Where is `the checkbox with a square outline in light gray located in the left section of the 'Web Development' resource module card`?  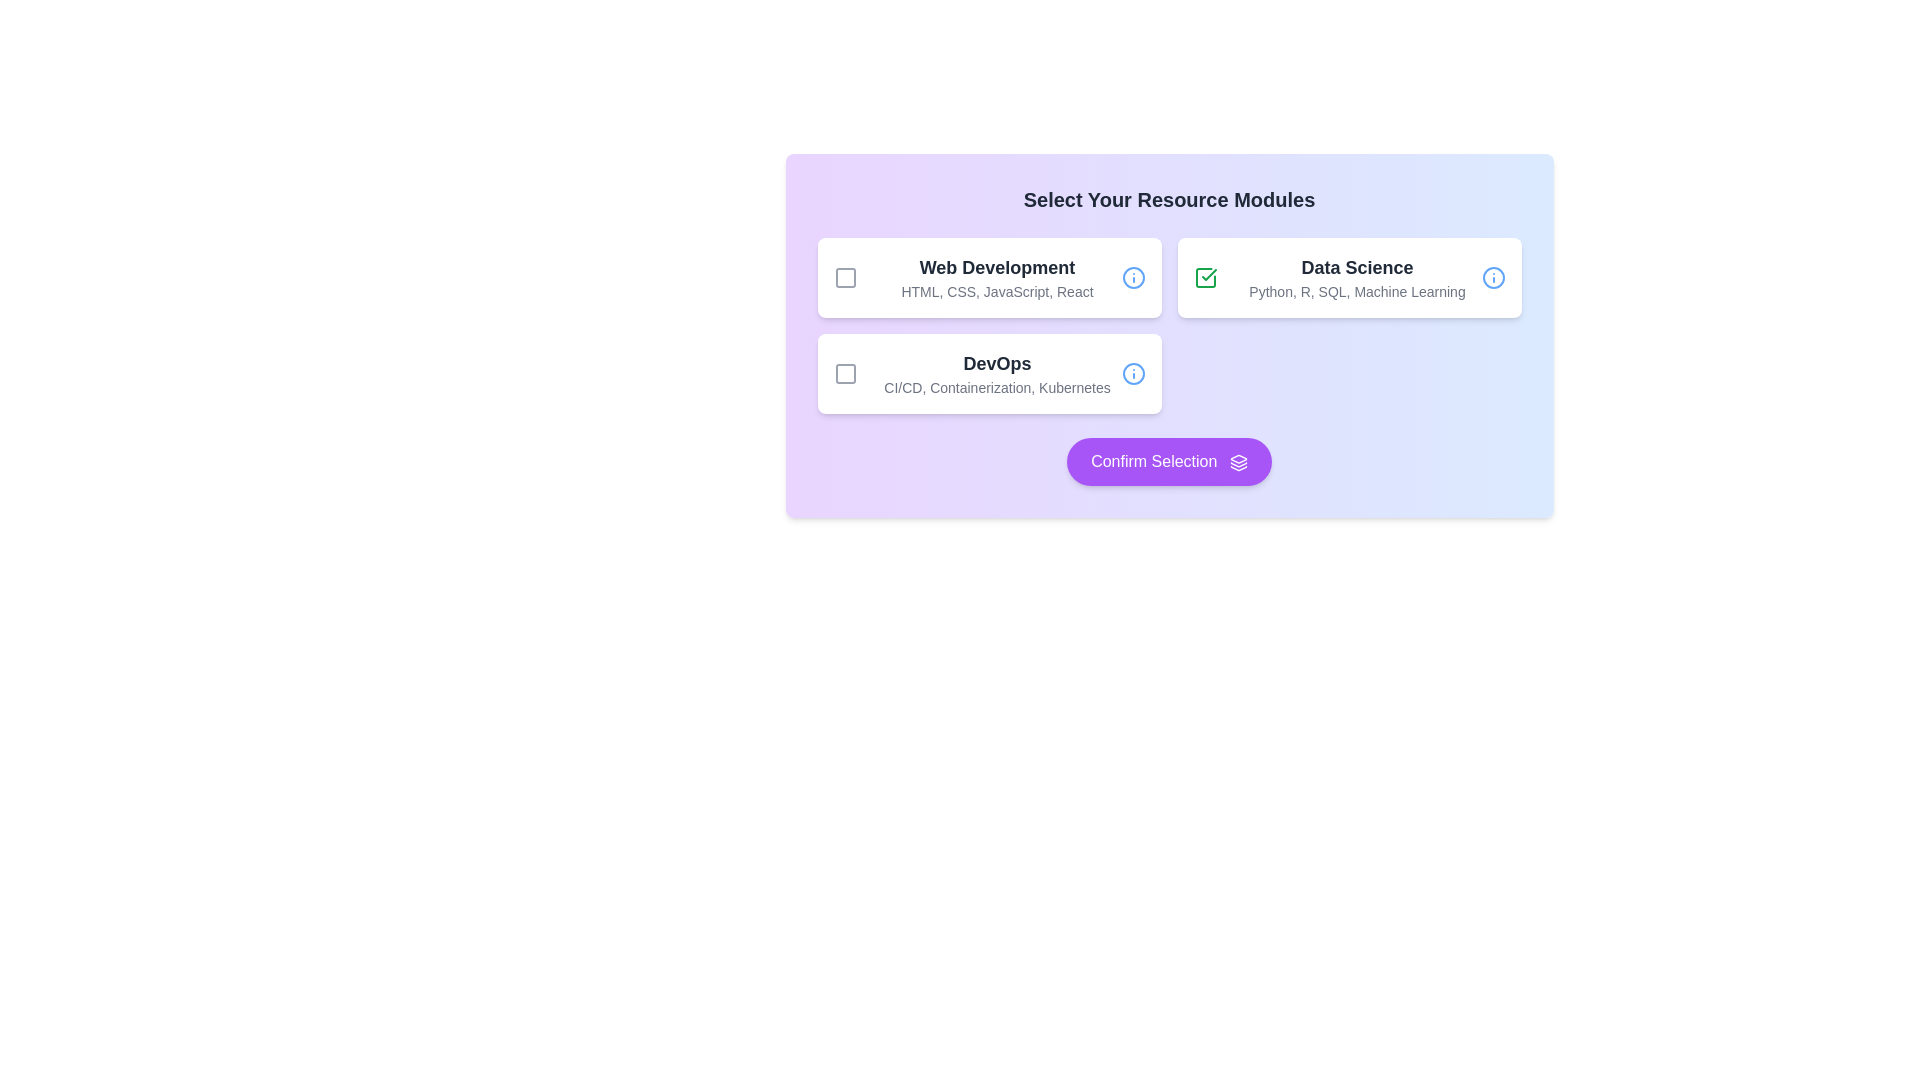
the checkbox with a square outline in light gray located in the left section of the 'Web Development' resource module card is located at coordinates (845, 277).